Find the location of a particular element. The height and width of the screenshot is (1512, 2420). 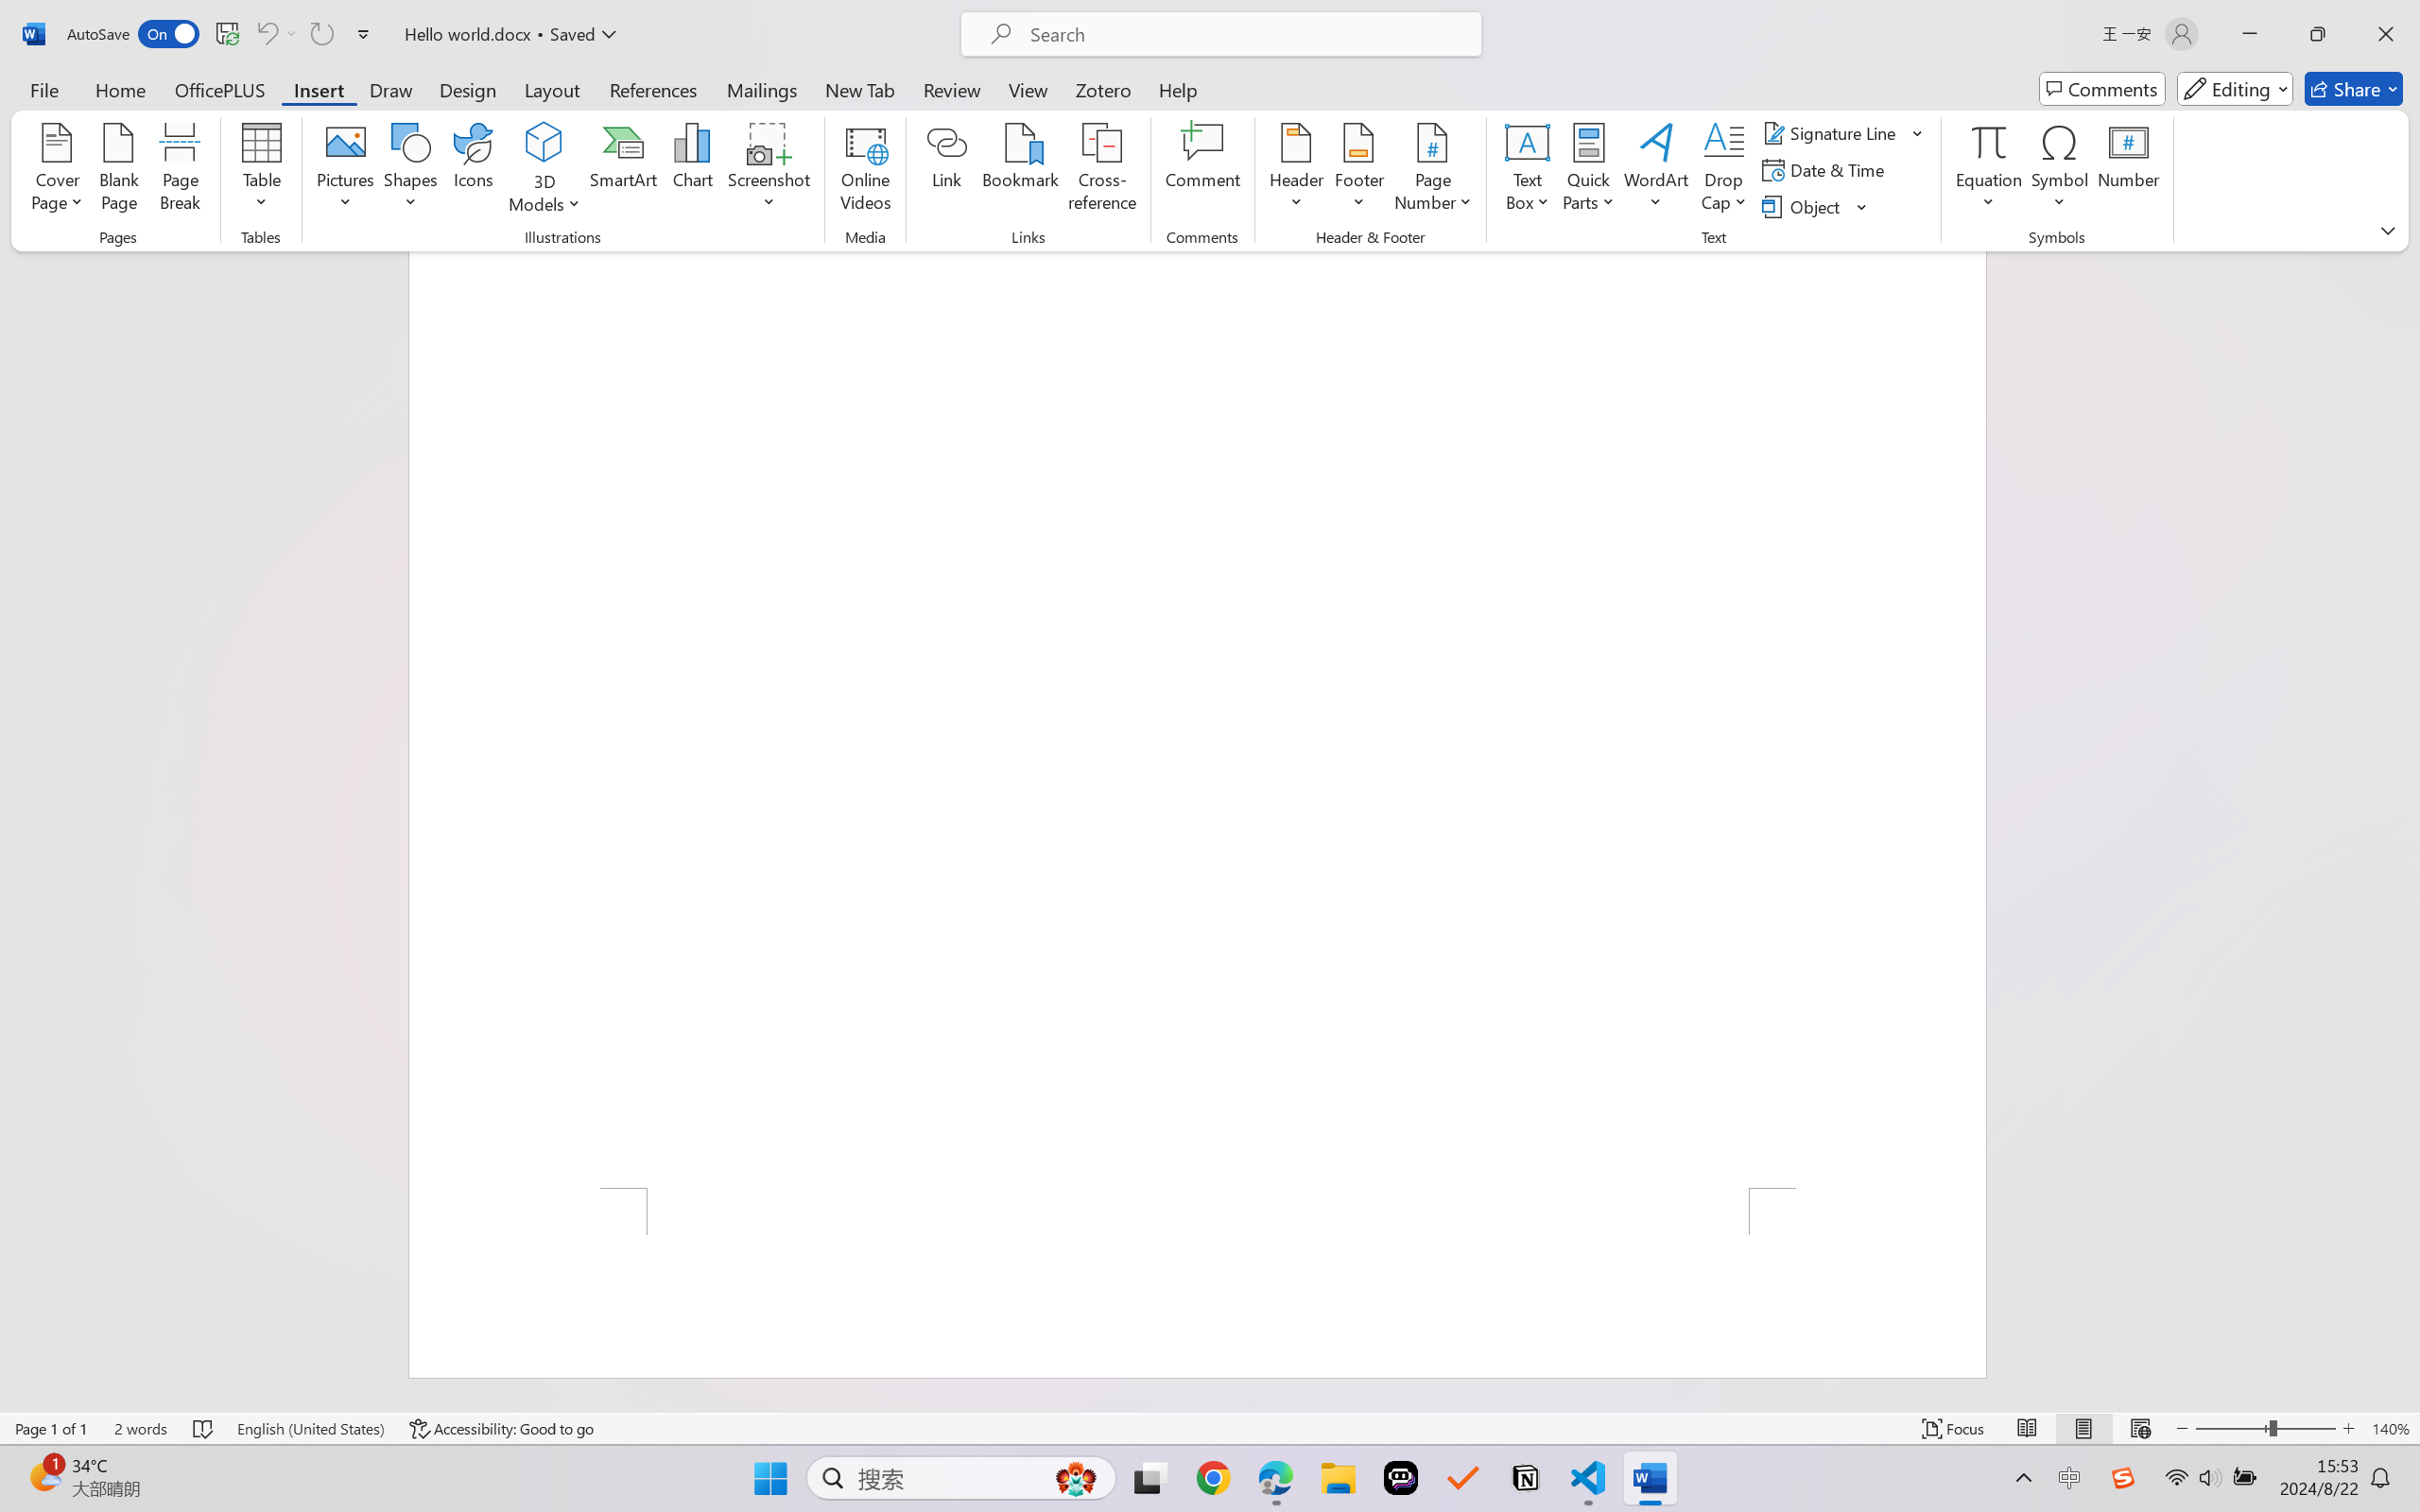

'References' is located at coordinates (653, 88).